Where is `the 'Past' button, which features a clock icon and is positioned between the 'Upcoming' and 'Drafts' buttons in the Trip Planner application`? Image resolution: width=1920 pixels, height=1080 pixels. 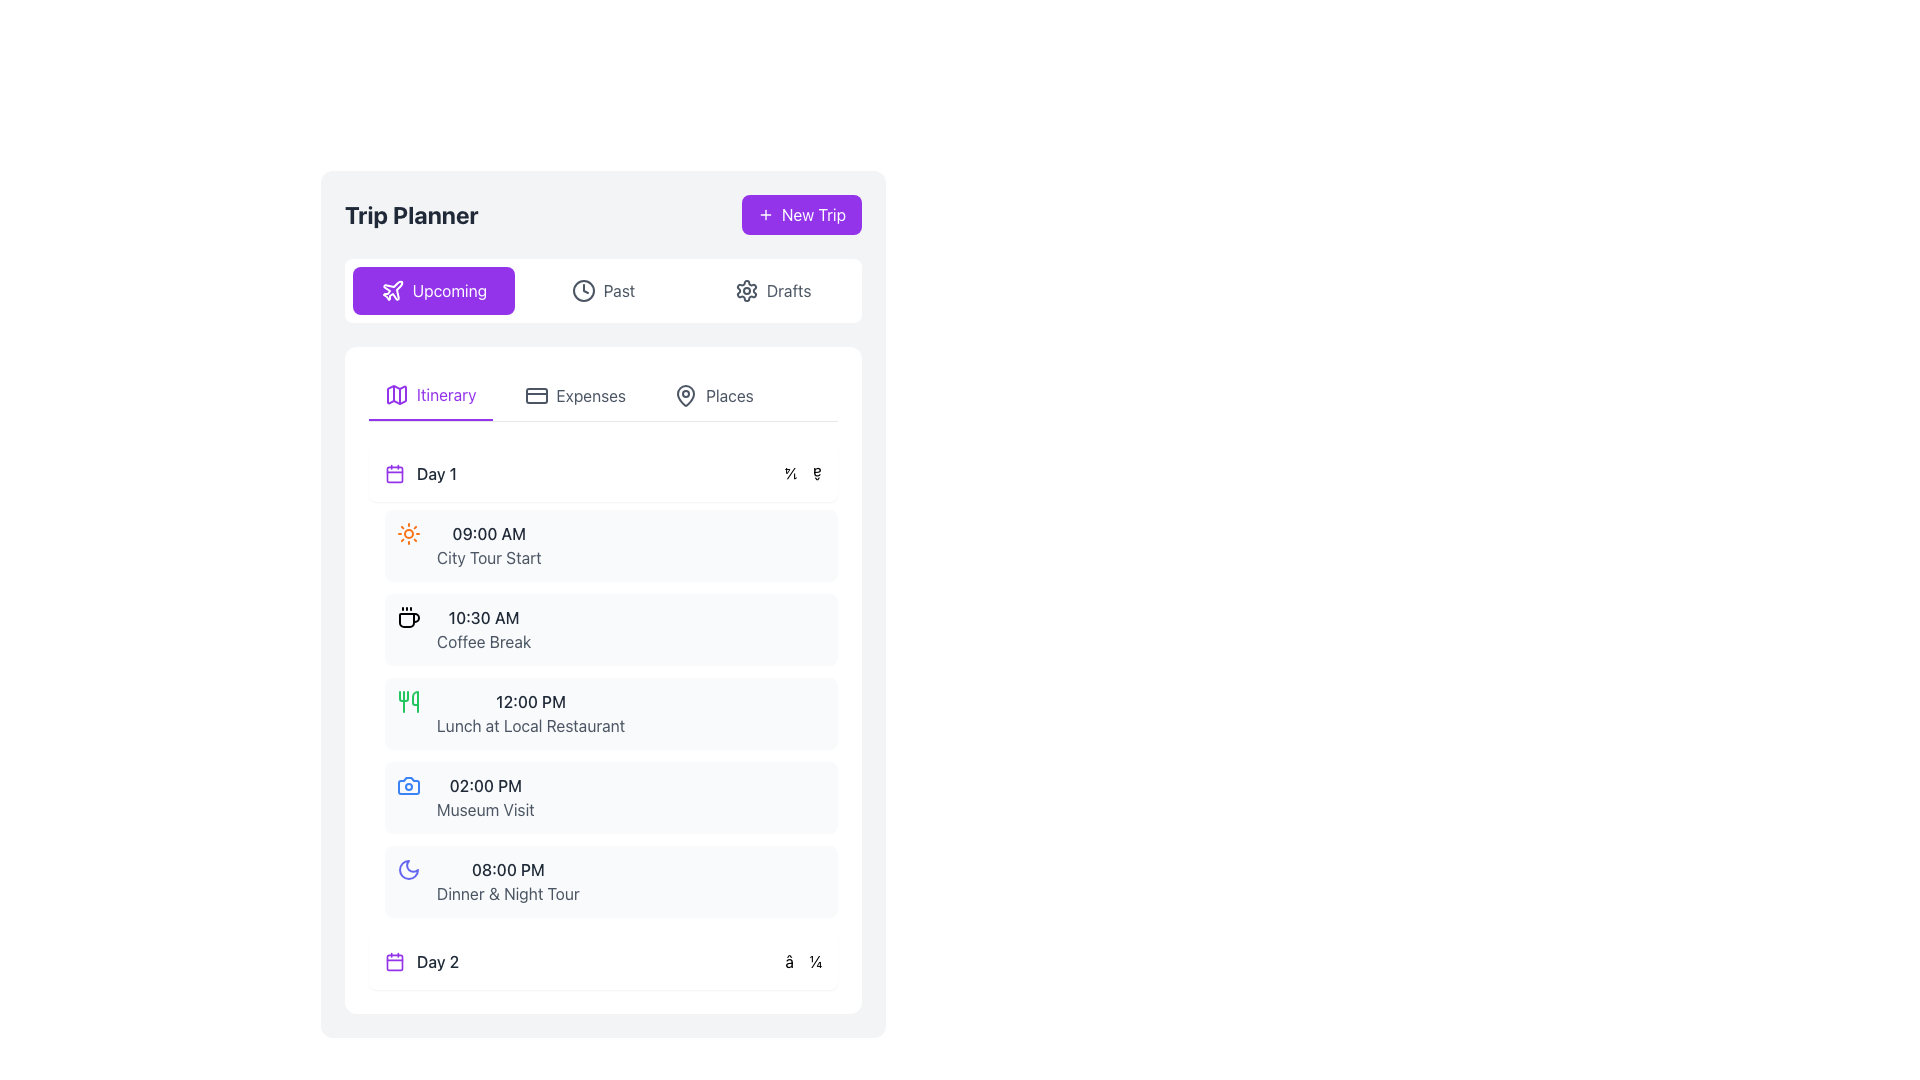 the 'Past' button, which features a clock icon and is positioned between the 'Upcoming' and 'Drafts' buttons in the Trip Planner application is located at coordinates (602, 290).